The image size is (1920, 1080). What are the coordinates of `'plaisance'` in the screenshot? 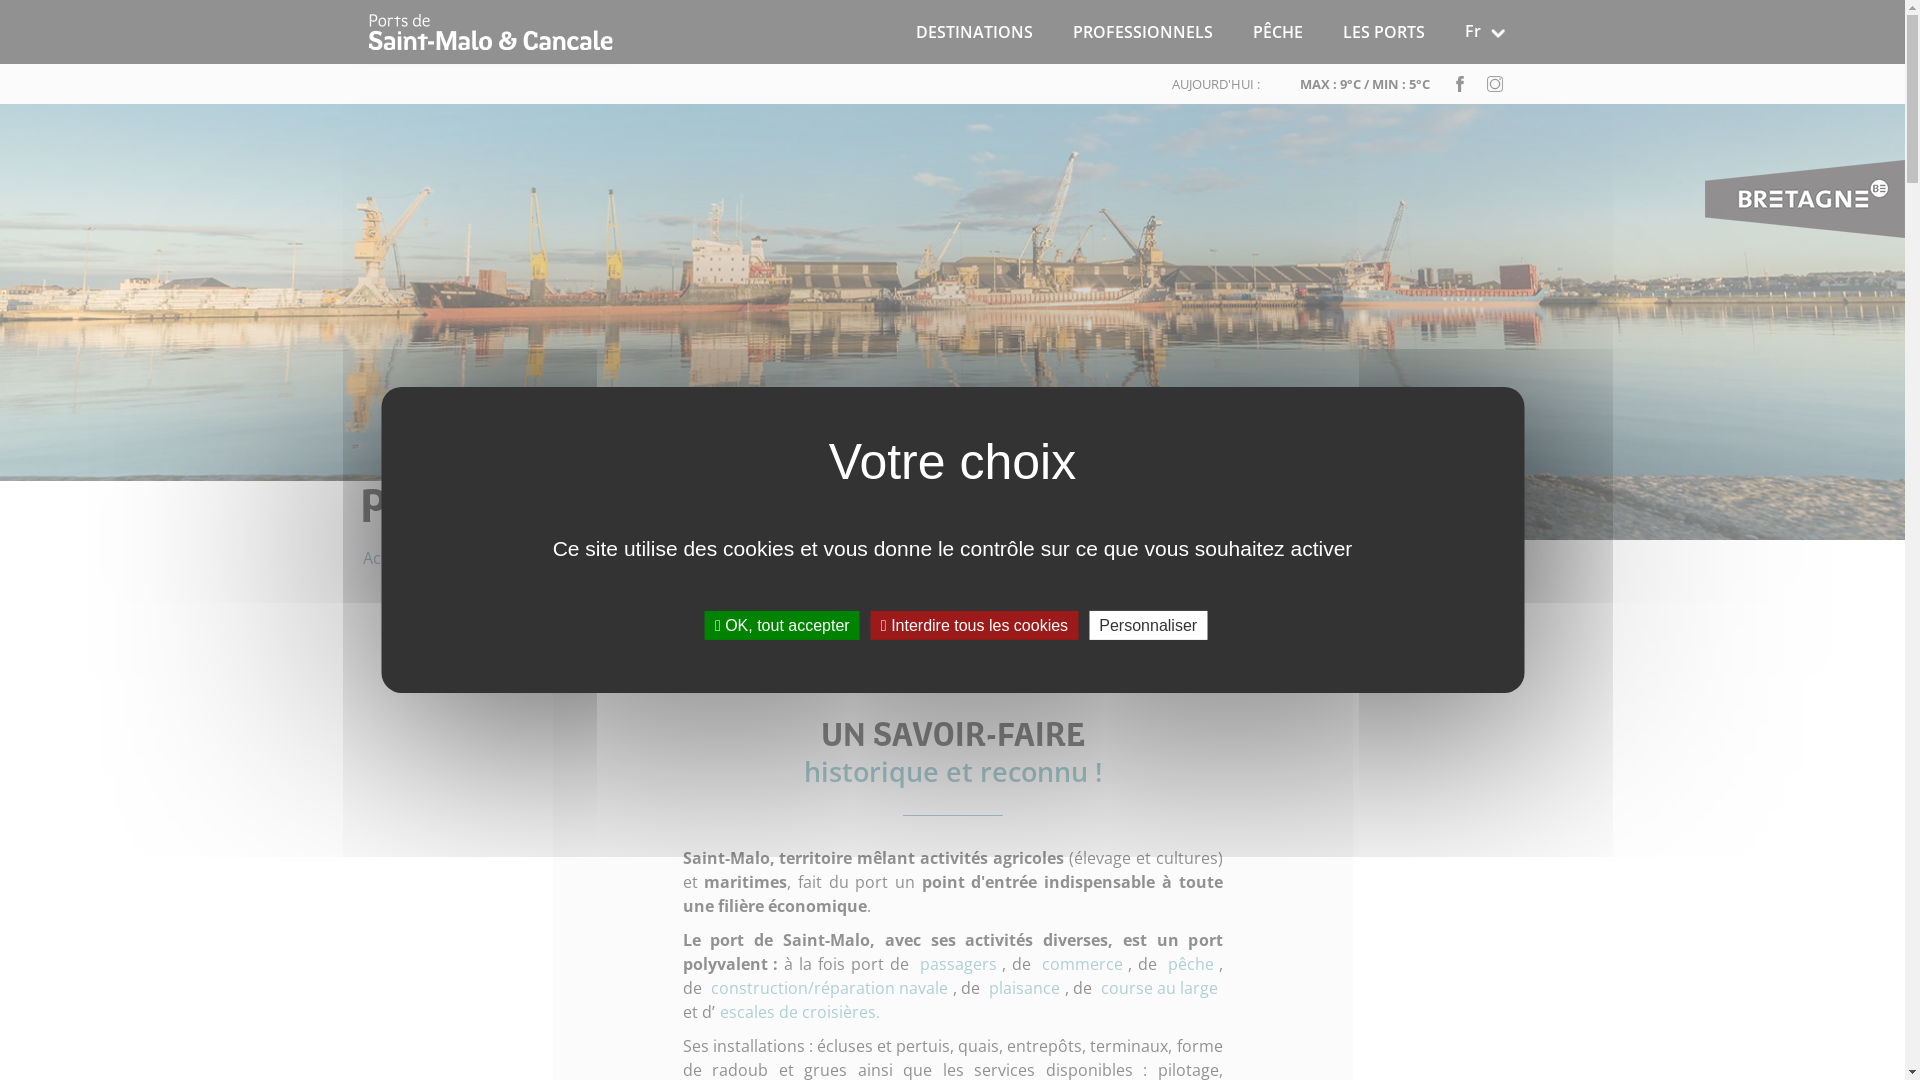 It's located at (1024, 986).